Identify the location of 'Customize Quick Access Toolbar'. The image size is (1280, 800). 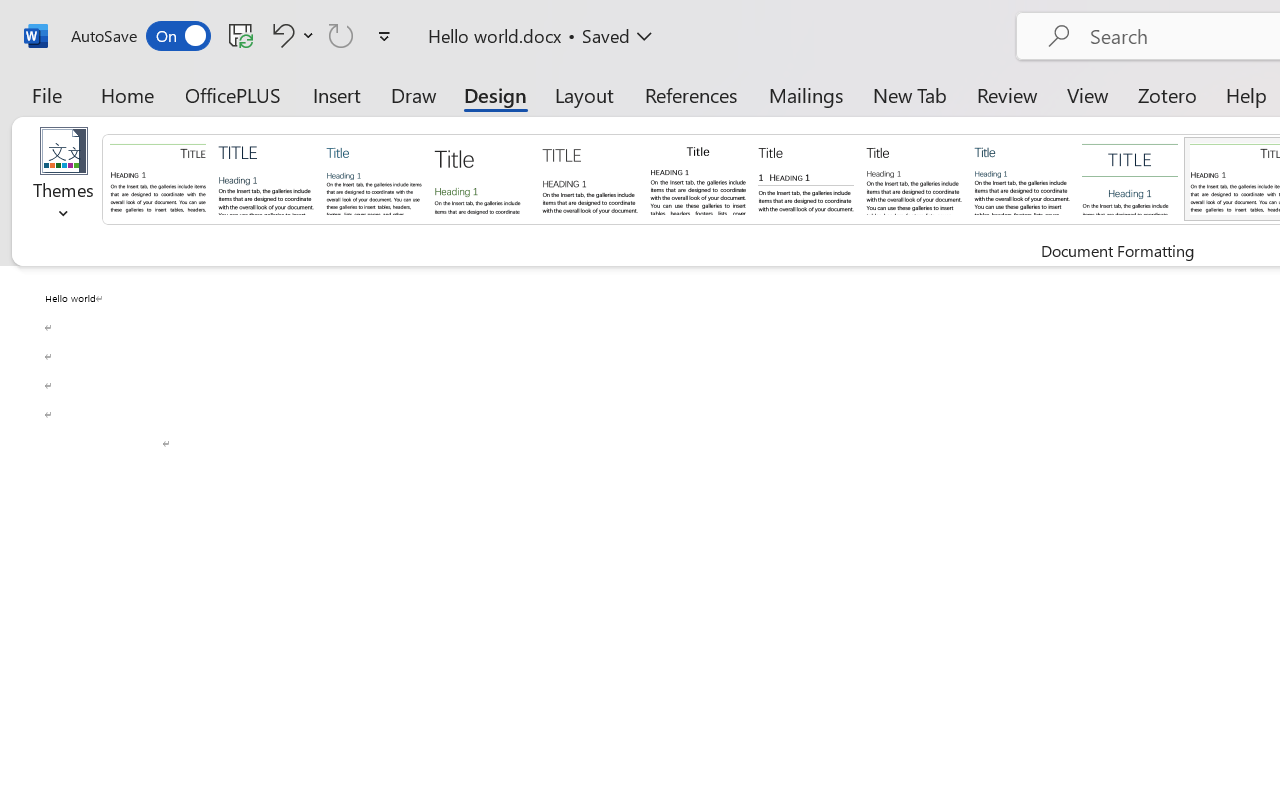
(384, 35).